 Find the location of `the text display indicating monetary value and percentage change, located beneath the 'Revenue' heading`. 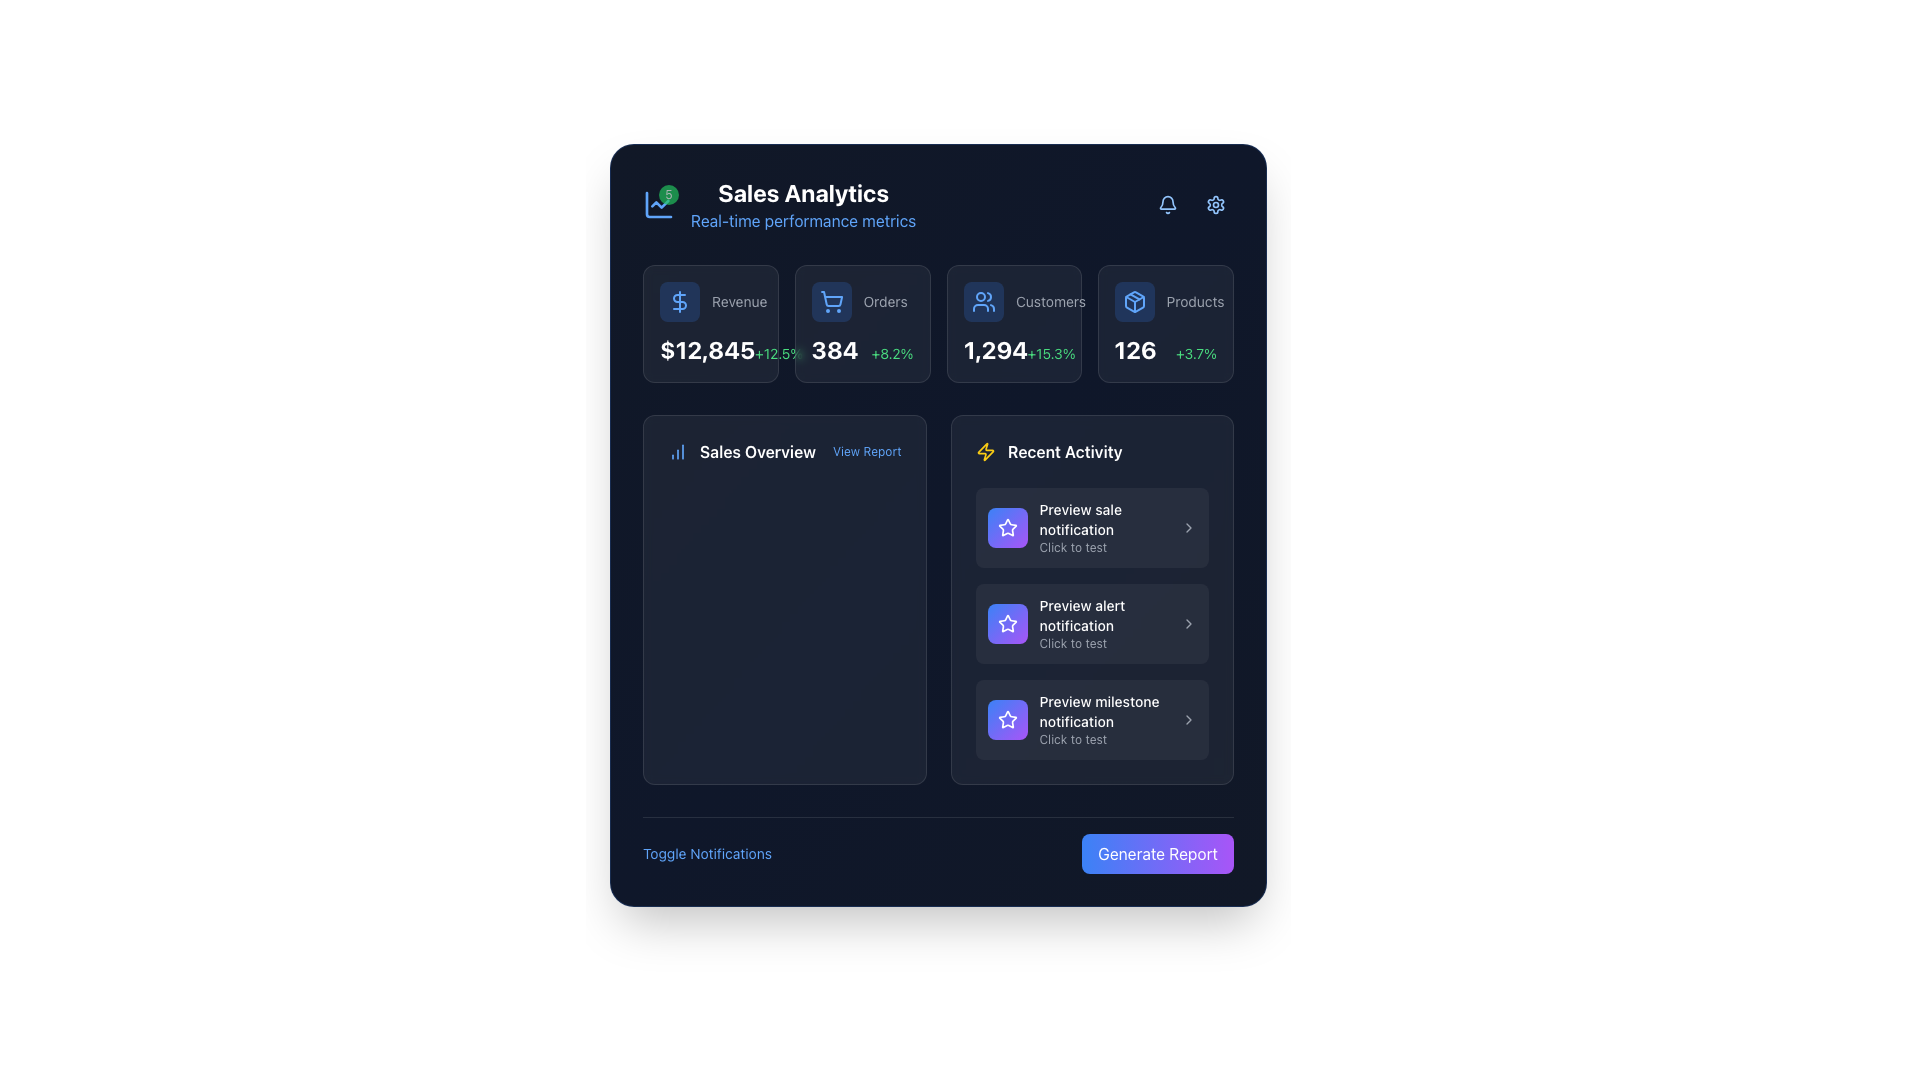

the text display indicating monetary value and percentage change, located beneath the 'Revenue' heading is located at coordinates (710, 349).